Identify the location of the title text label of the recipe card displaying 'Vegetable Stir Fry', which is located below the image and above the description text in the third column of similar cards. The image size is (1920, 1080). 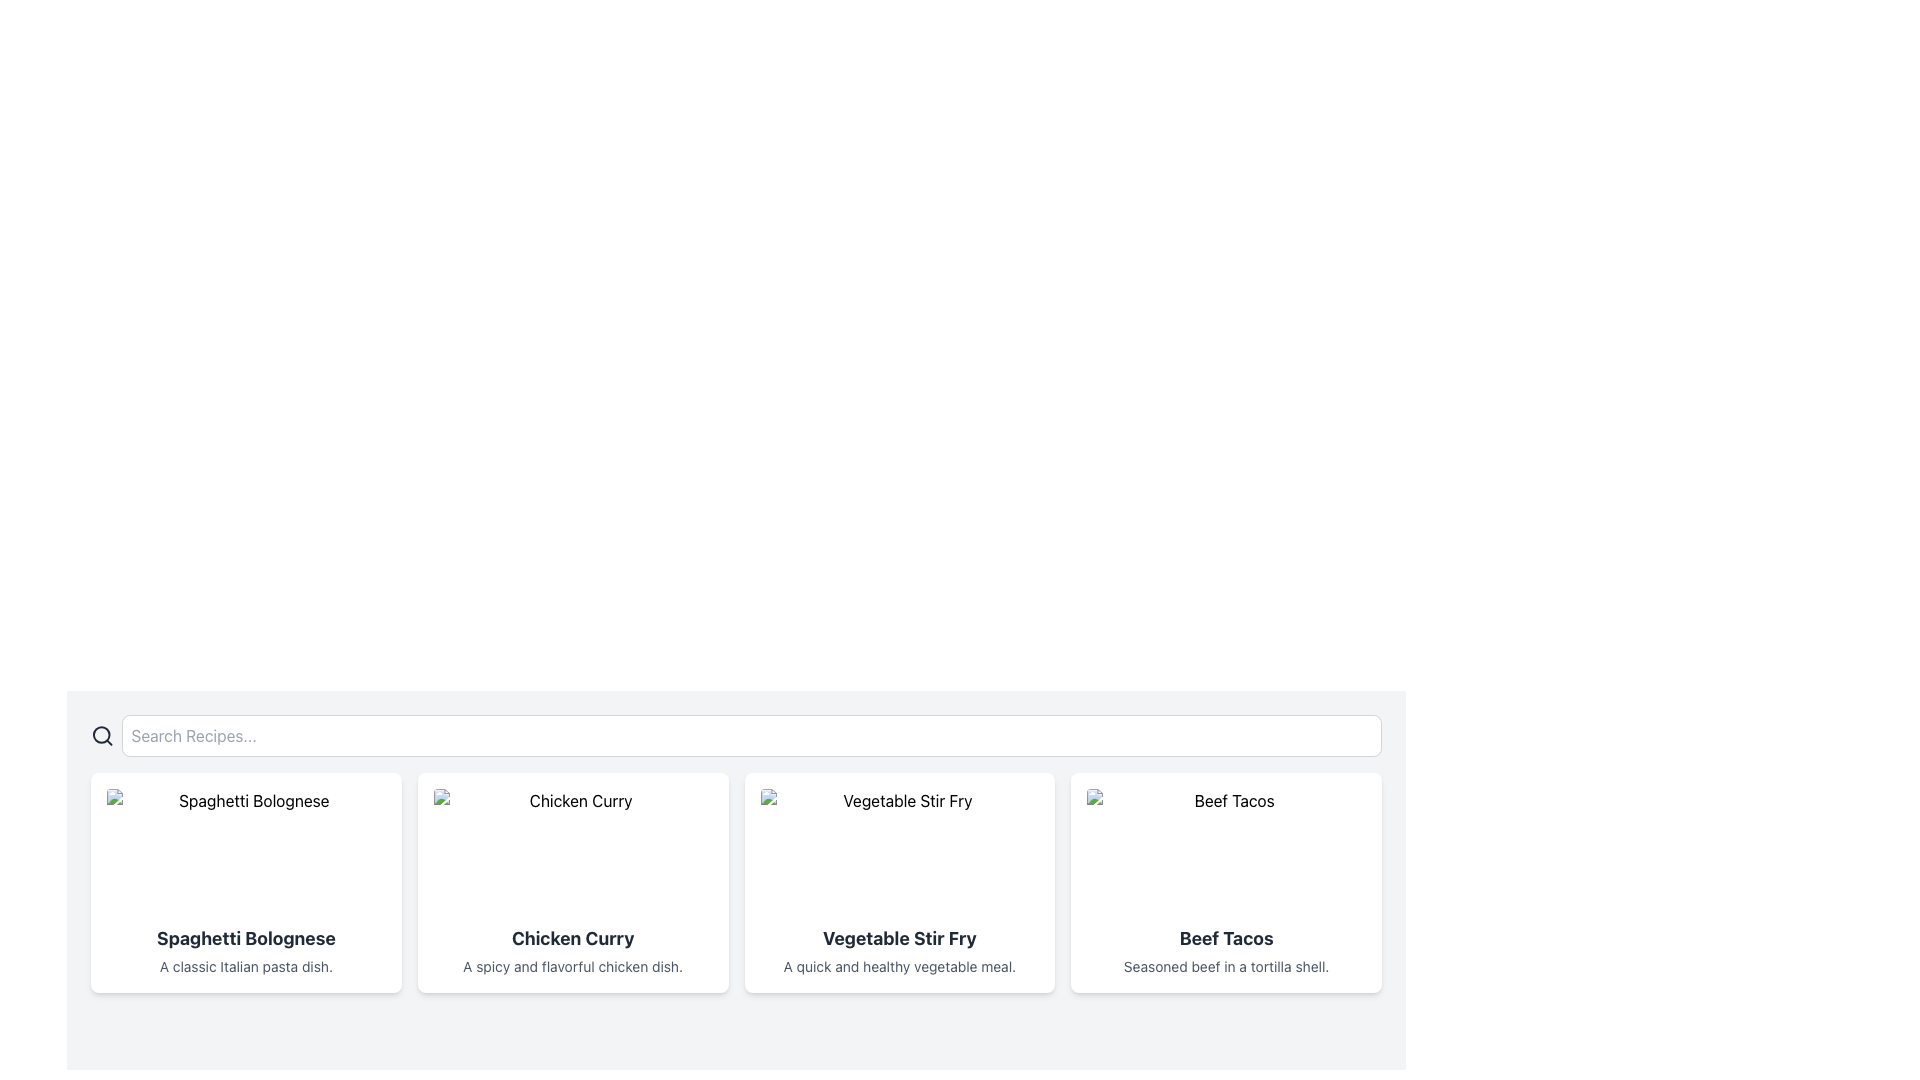
(898, 938).